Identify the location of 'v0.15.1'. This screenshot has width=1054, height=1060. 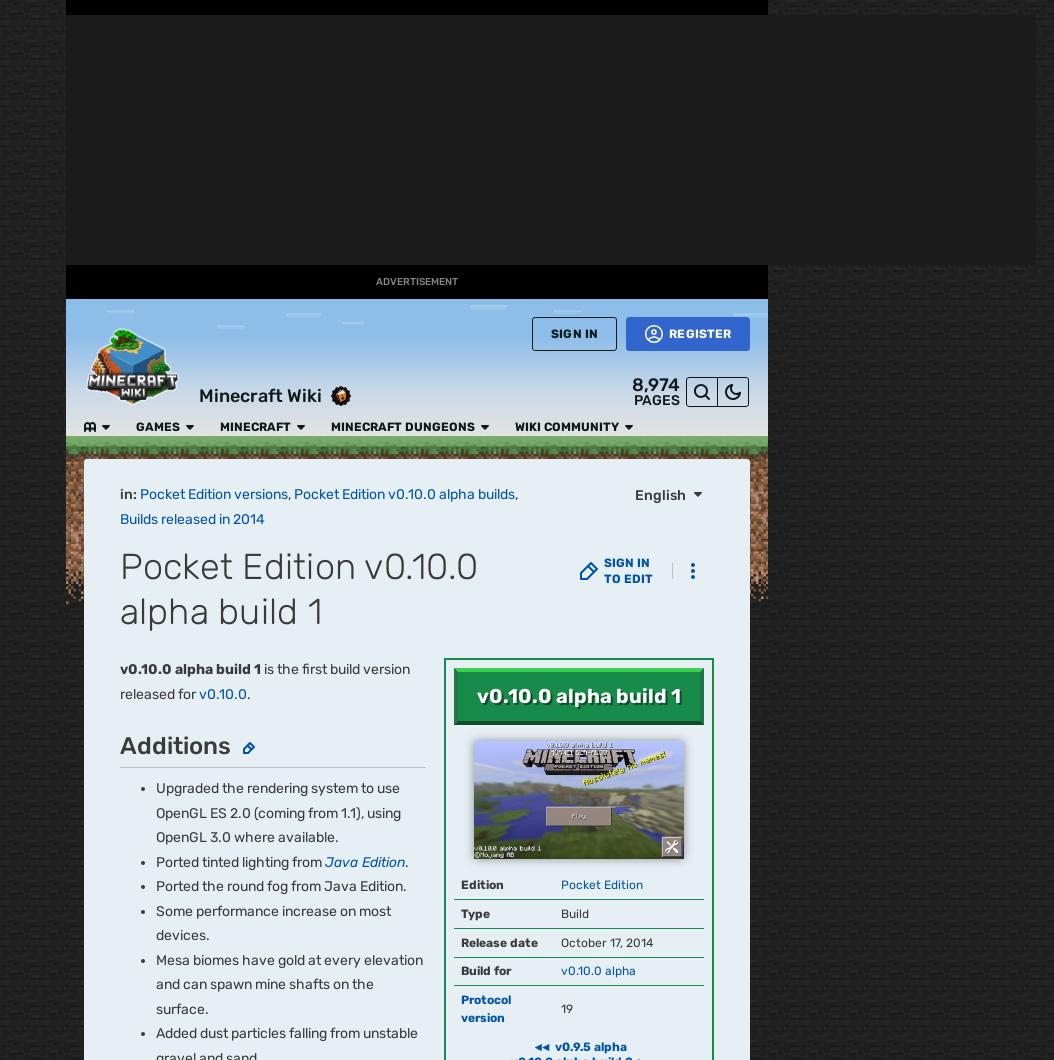
(282, 204).